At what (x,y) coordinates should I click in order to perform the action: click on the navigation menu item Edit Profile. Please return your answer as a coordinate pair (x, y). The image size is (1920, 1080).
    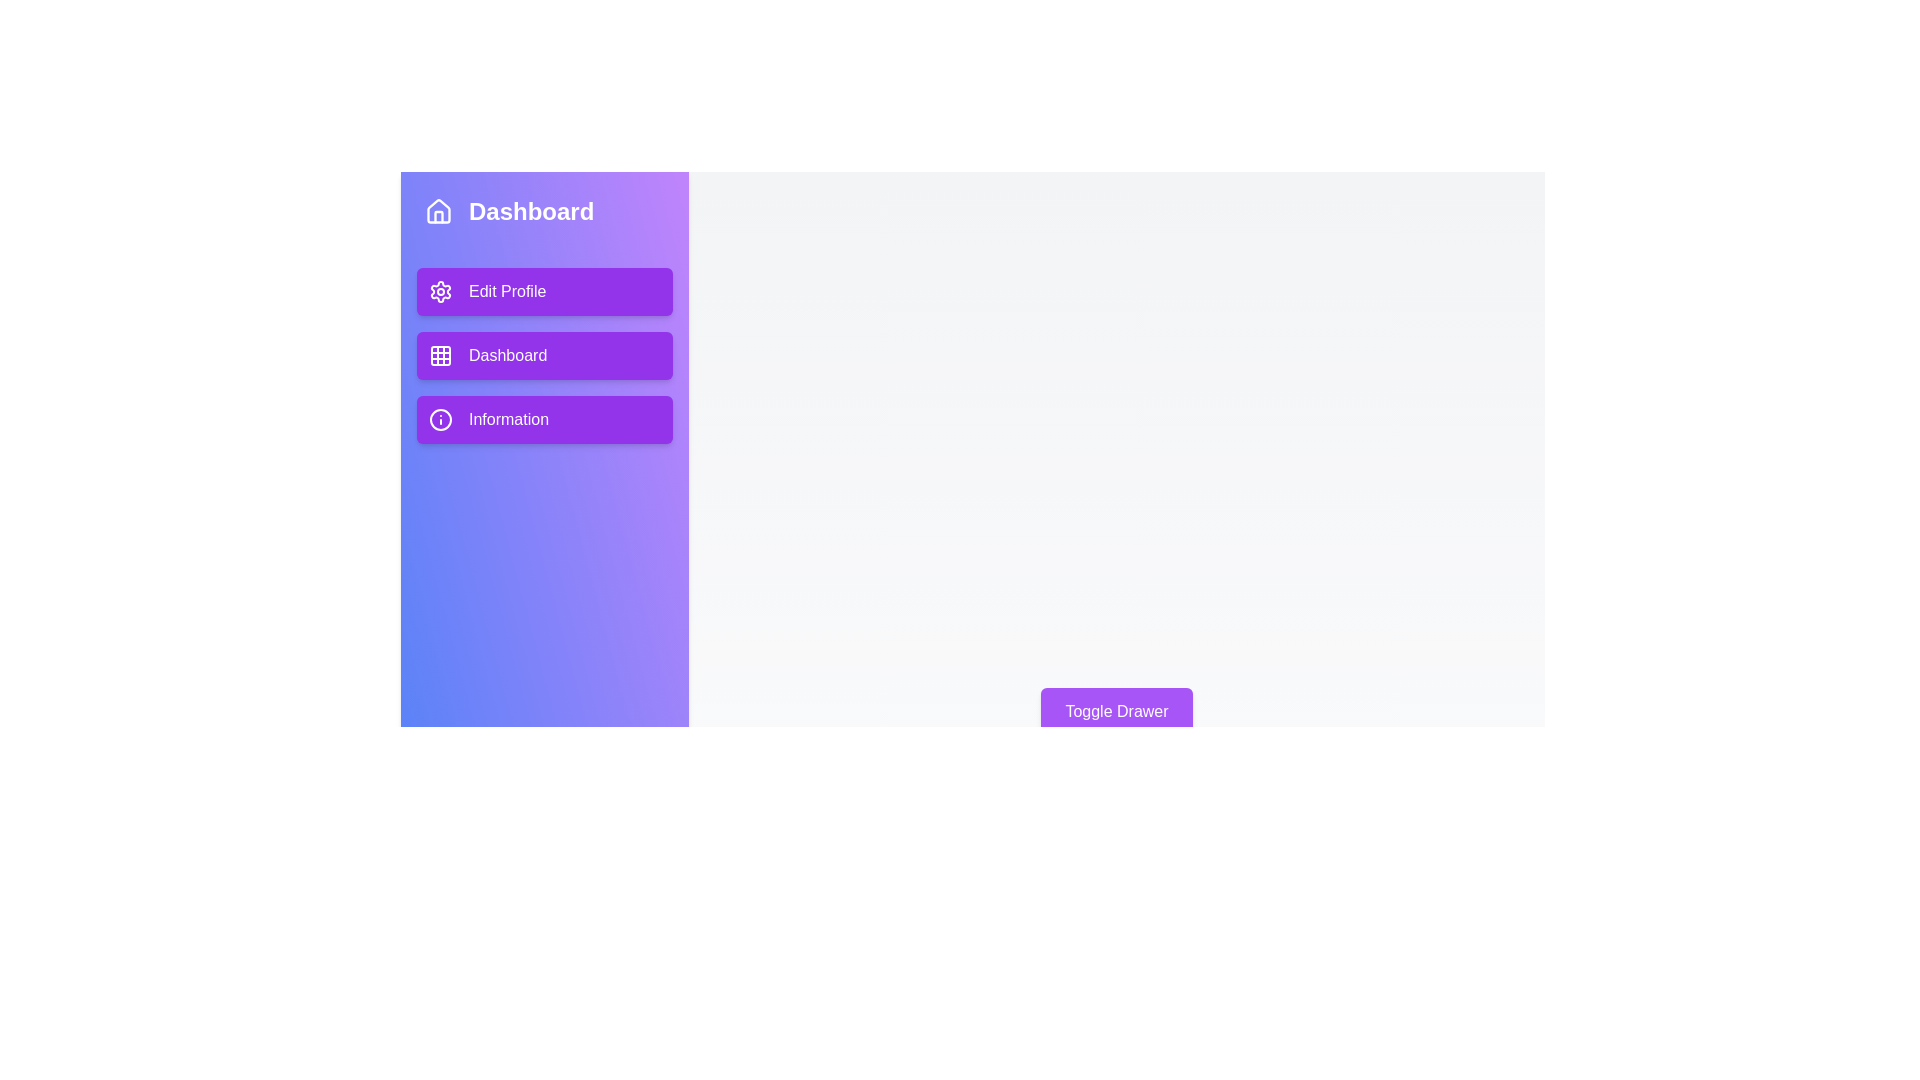
    Looking at the image, I should click on (545, 292).